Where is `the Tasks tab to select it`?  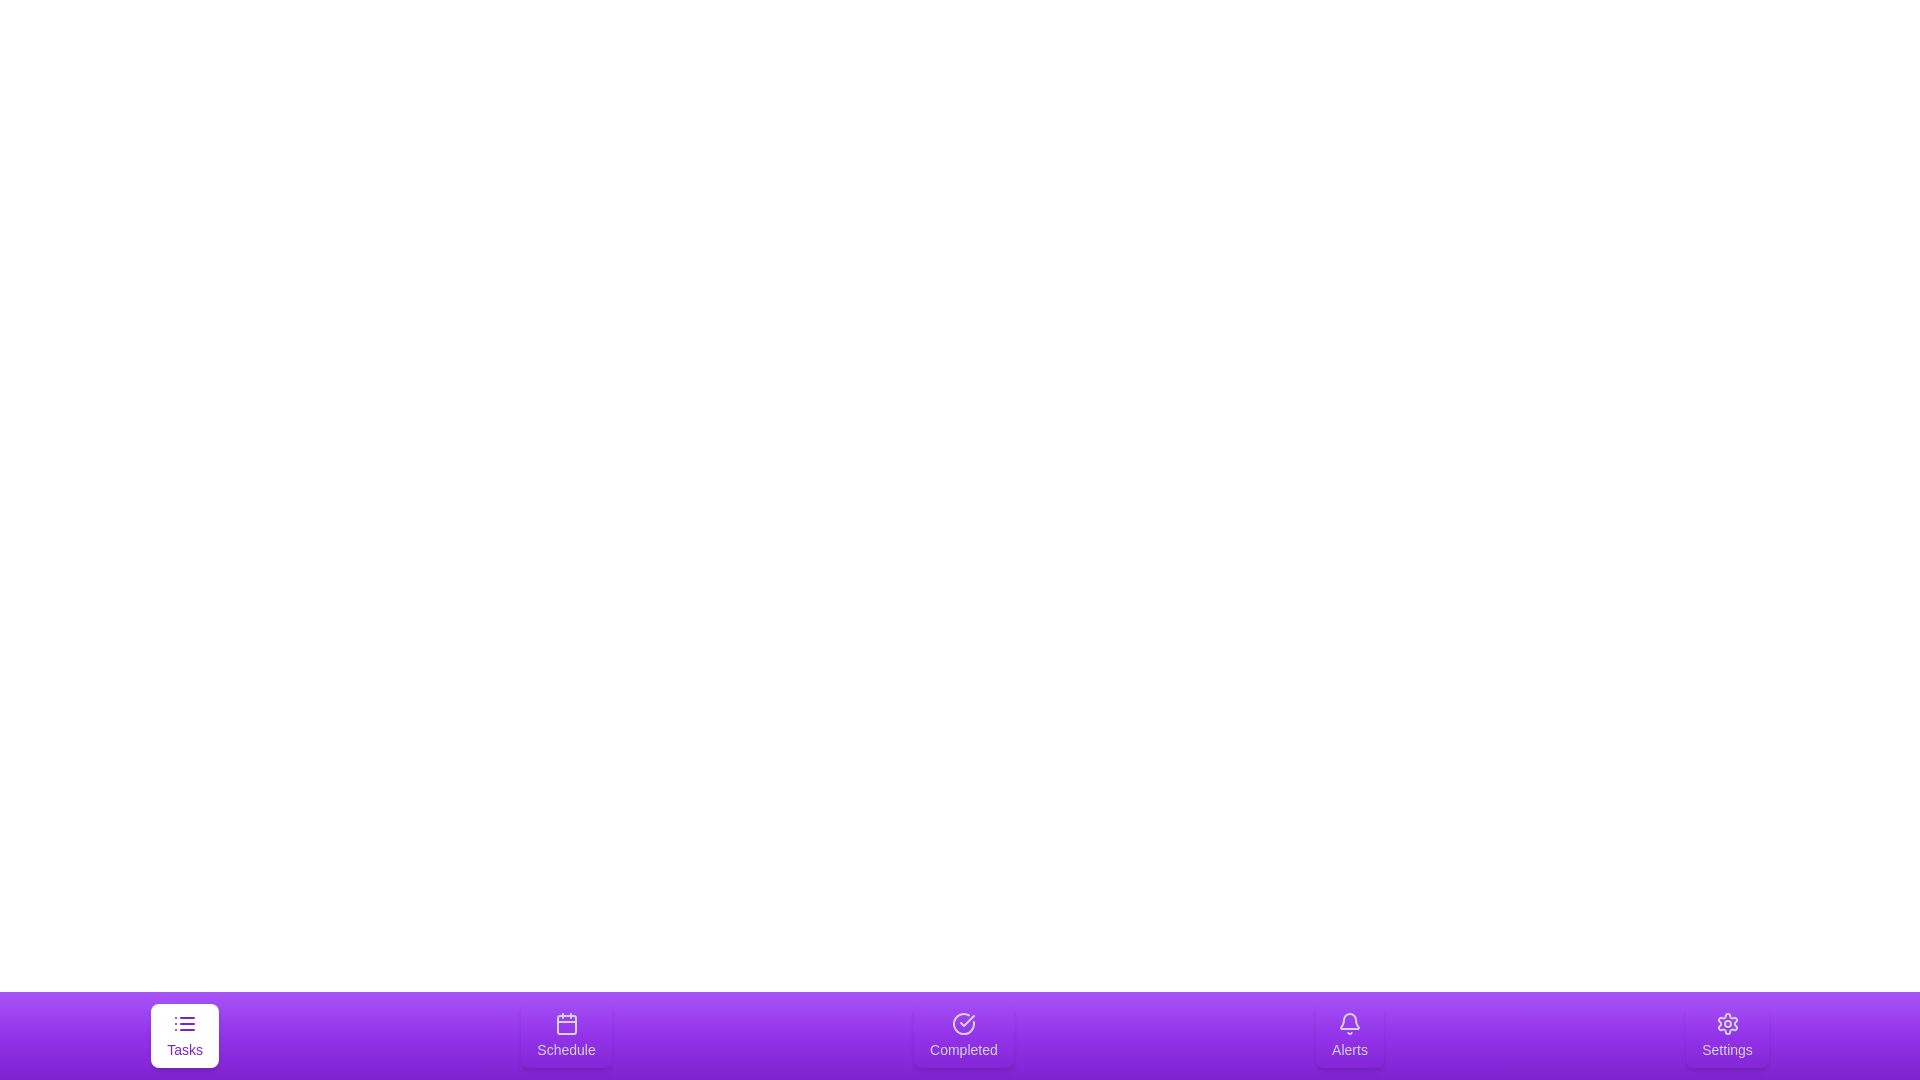
the Tasks tab to select it is located at coordinates (185, 1035).